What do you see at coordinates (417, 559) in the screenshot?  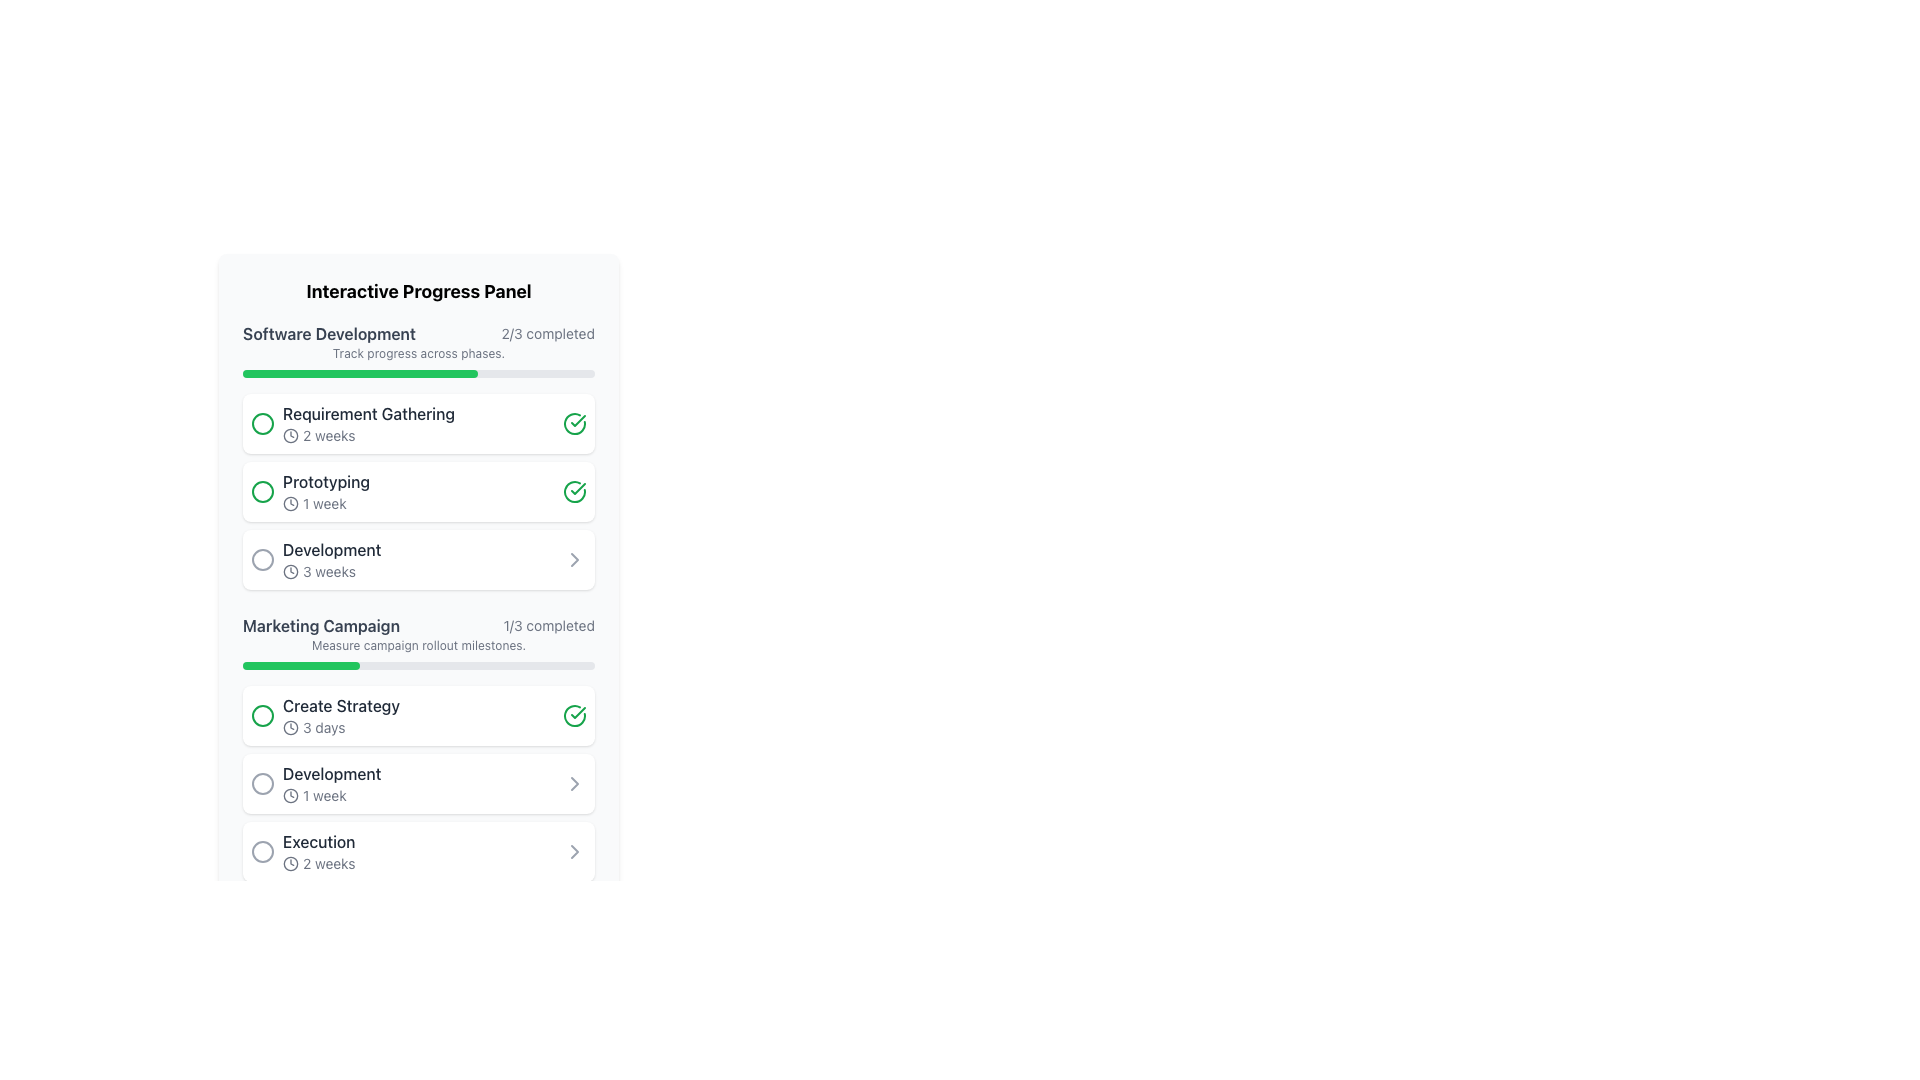 I see `the list item displaying the task 'Development' with a duration of '3 weeks', which is the third item in the vertical list under 'Software Development'` at bounding box center [417, 559].